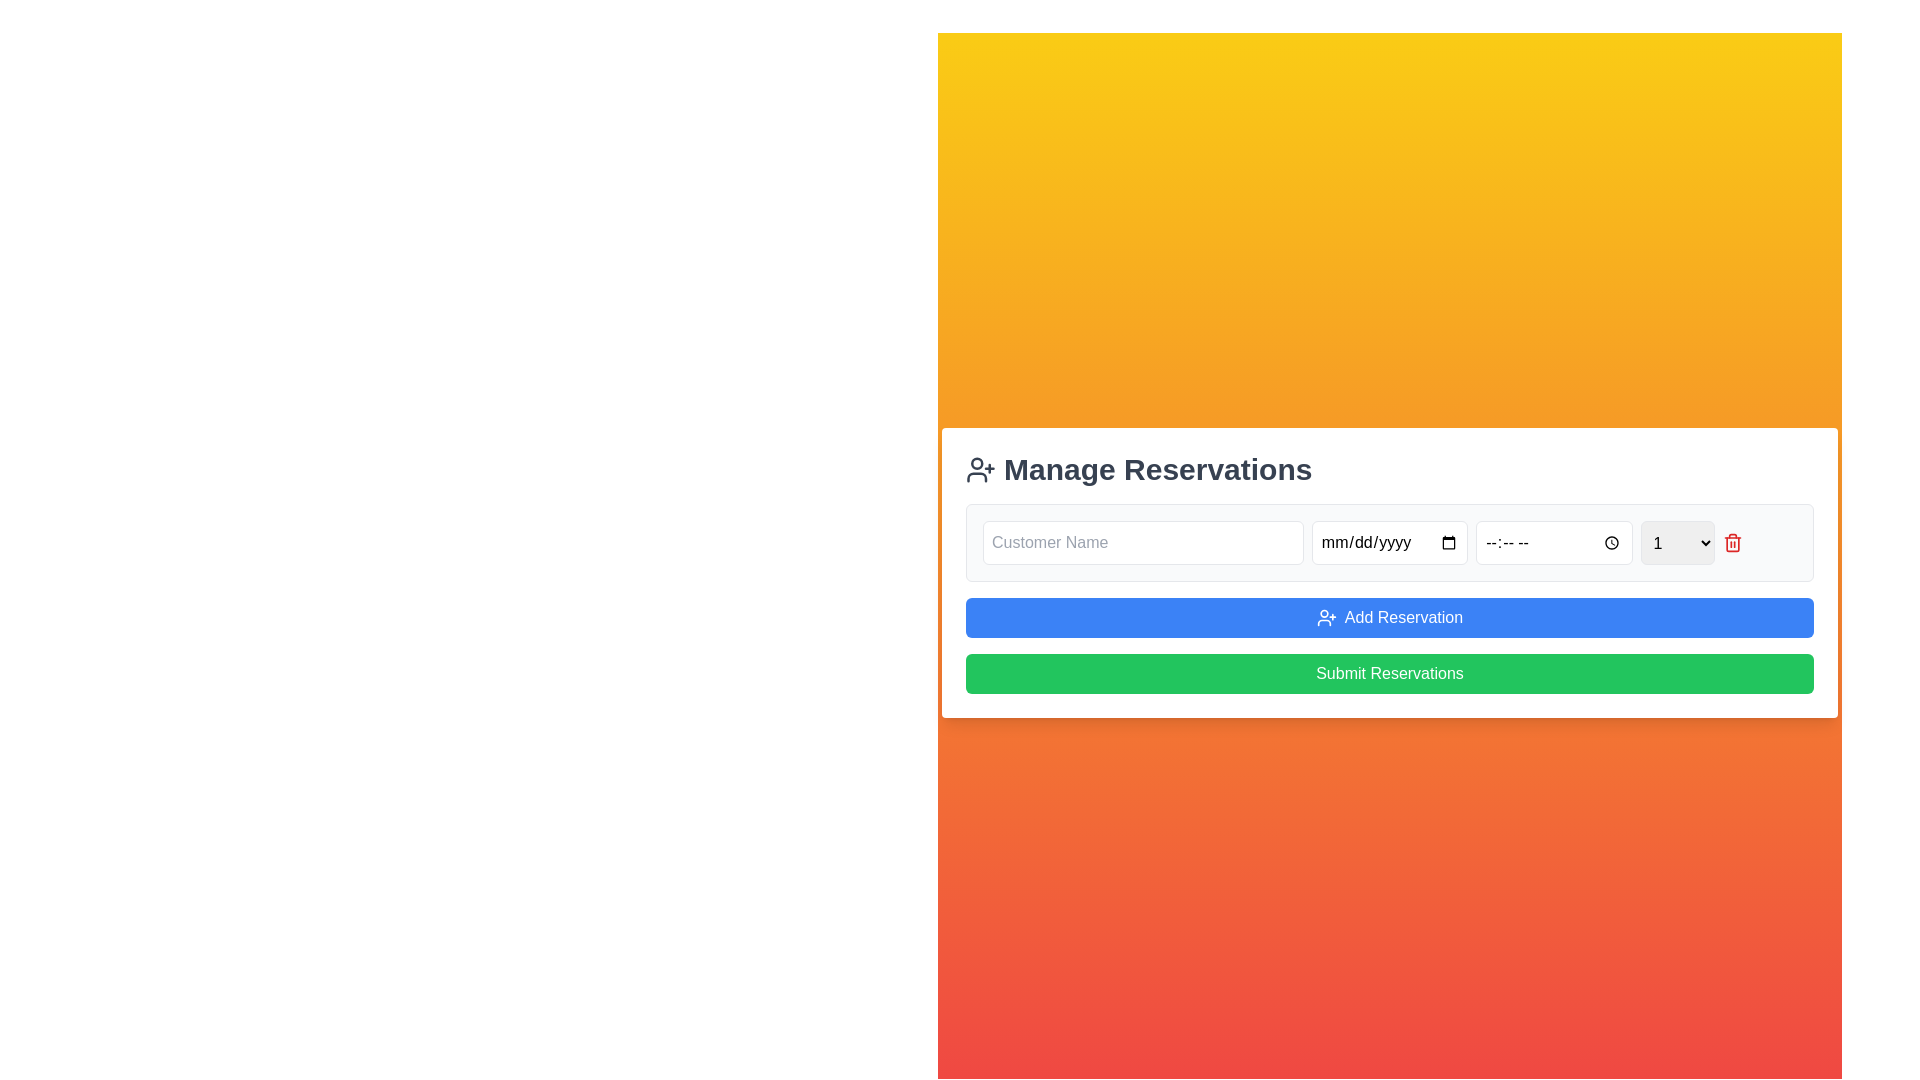 This screenshot has height=1080, width=1920. What do you see at coordinates (1389, 674) in the screenshot?
I see `the second button below the 'Add Reservation' blue button` at bounding box center [1389, 674].